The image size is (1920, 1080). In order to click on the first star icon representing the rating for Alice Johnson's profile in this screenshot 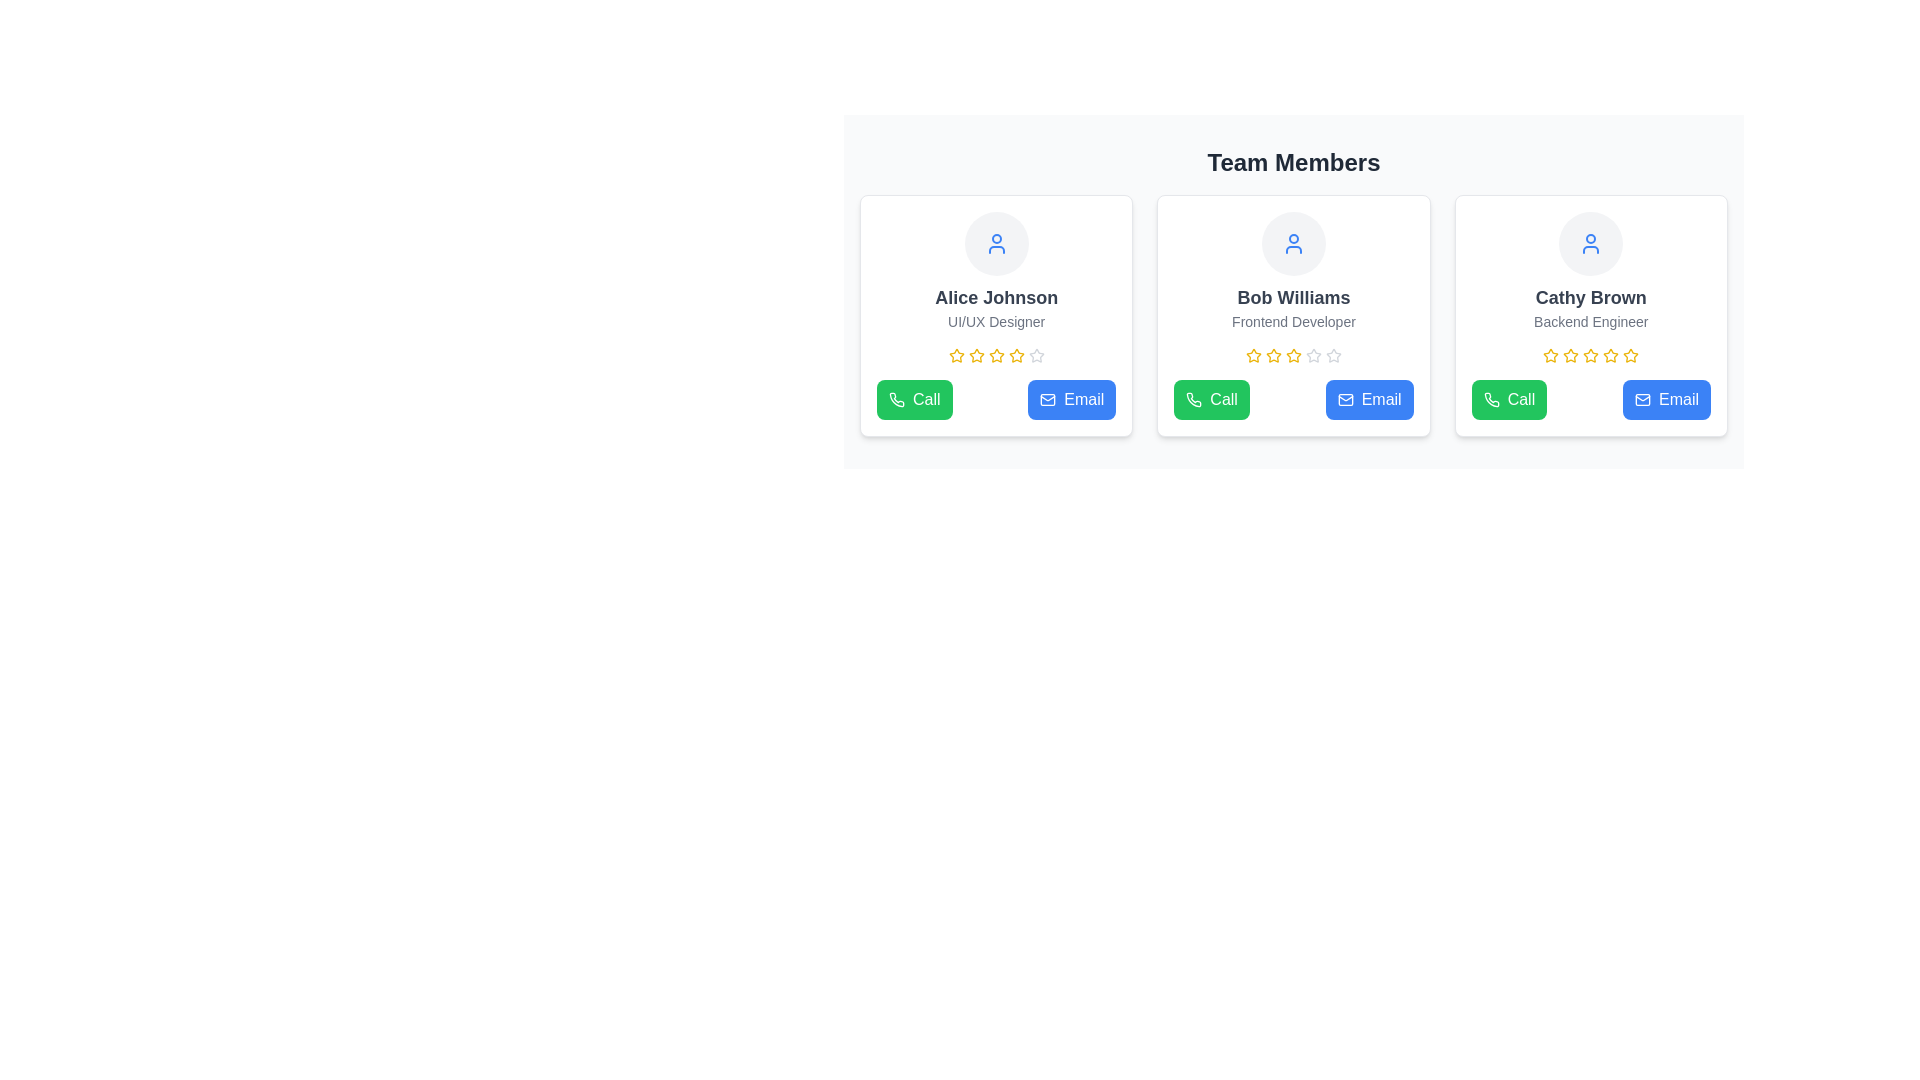, I will do `click(955, 354)`.